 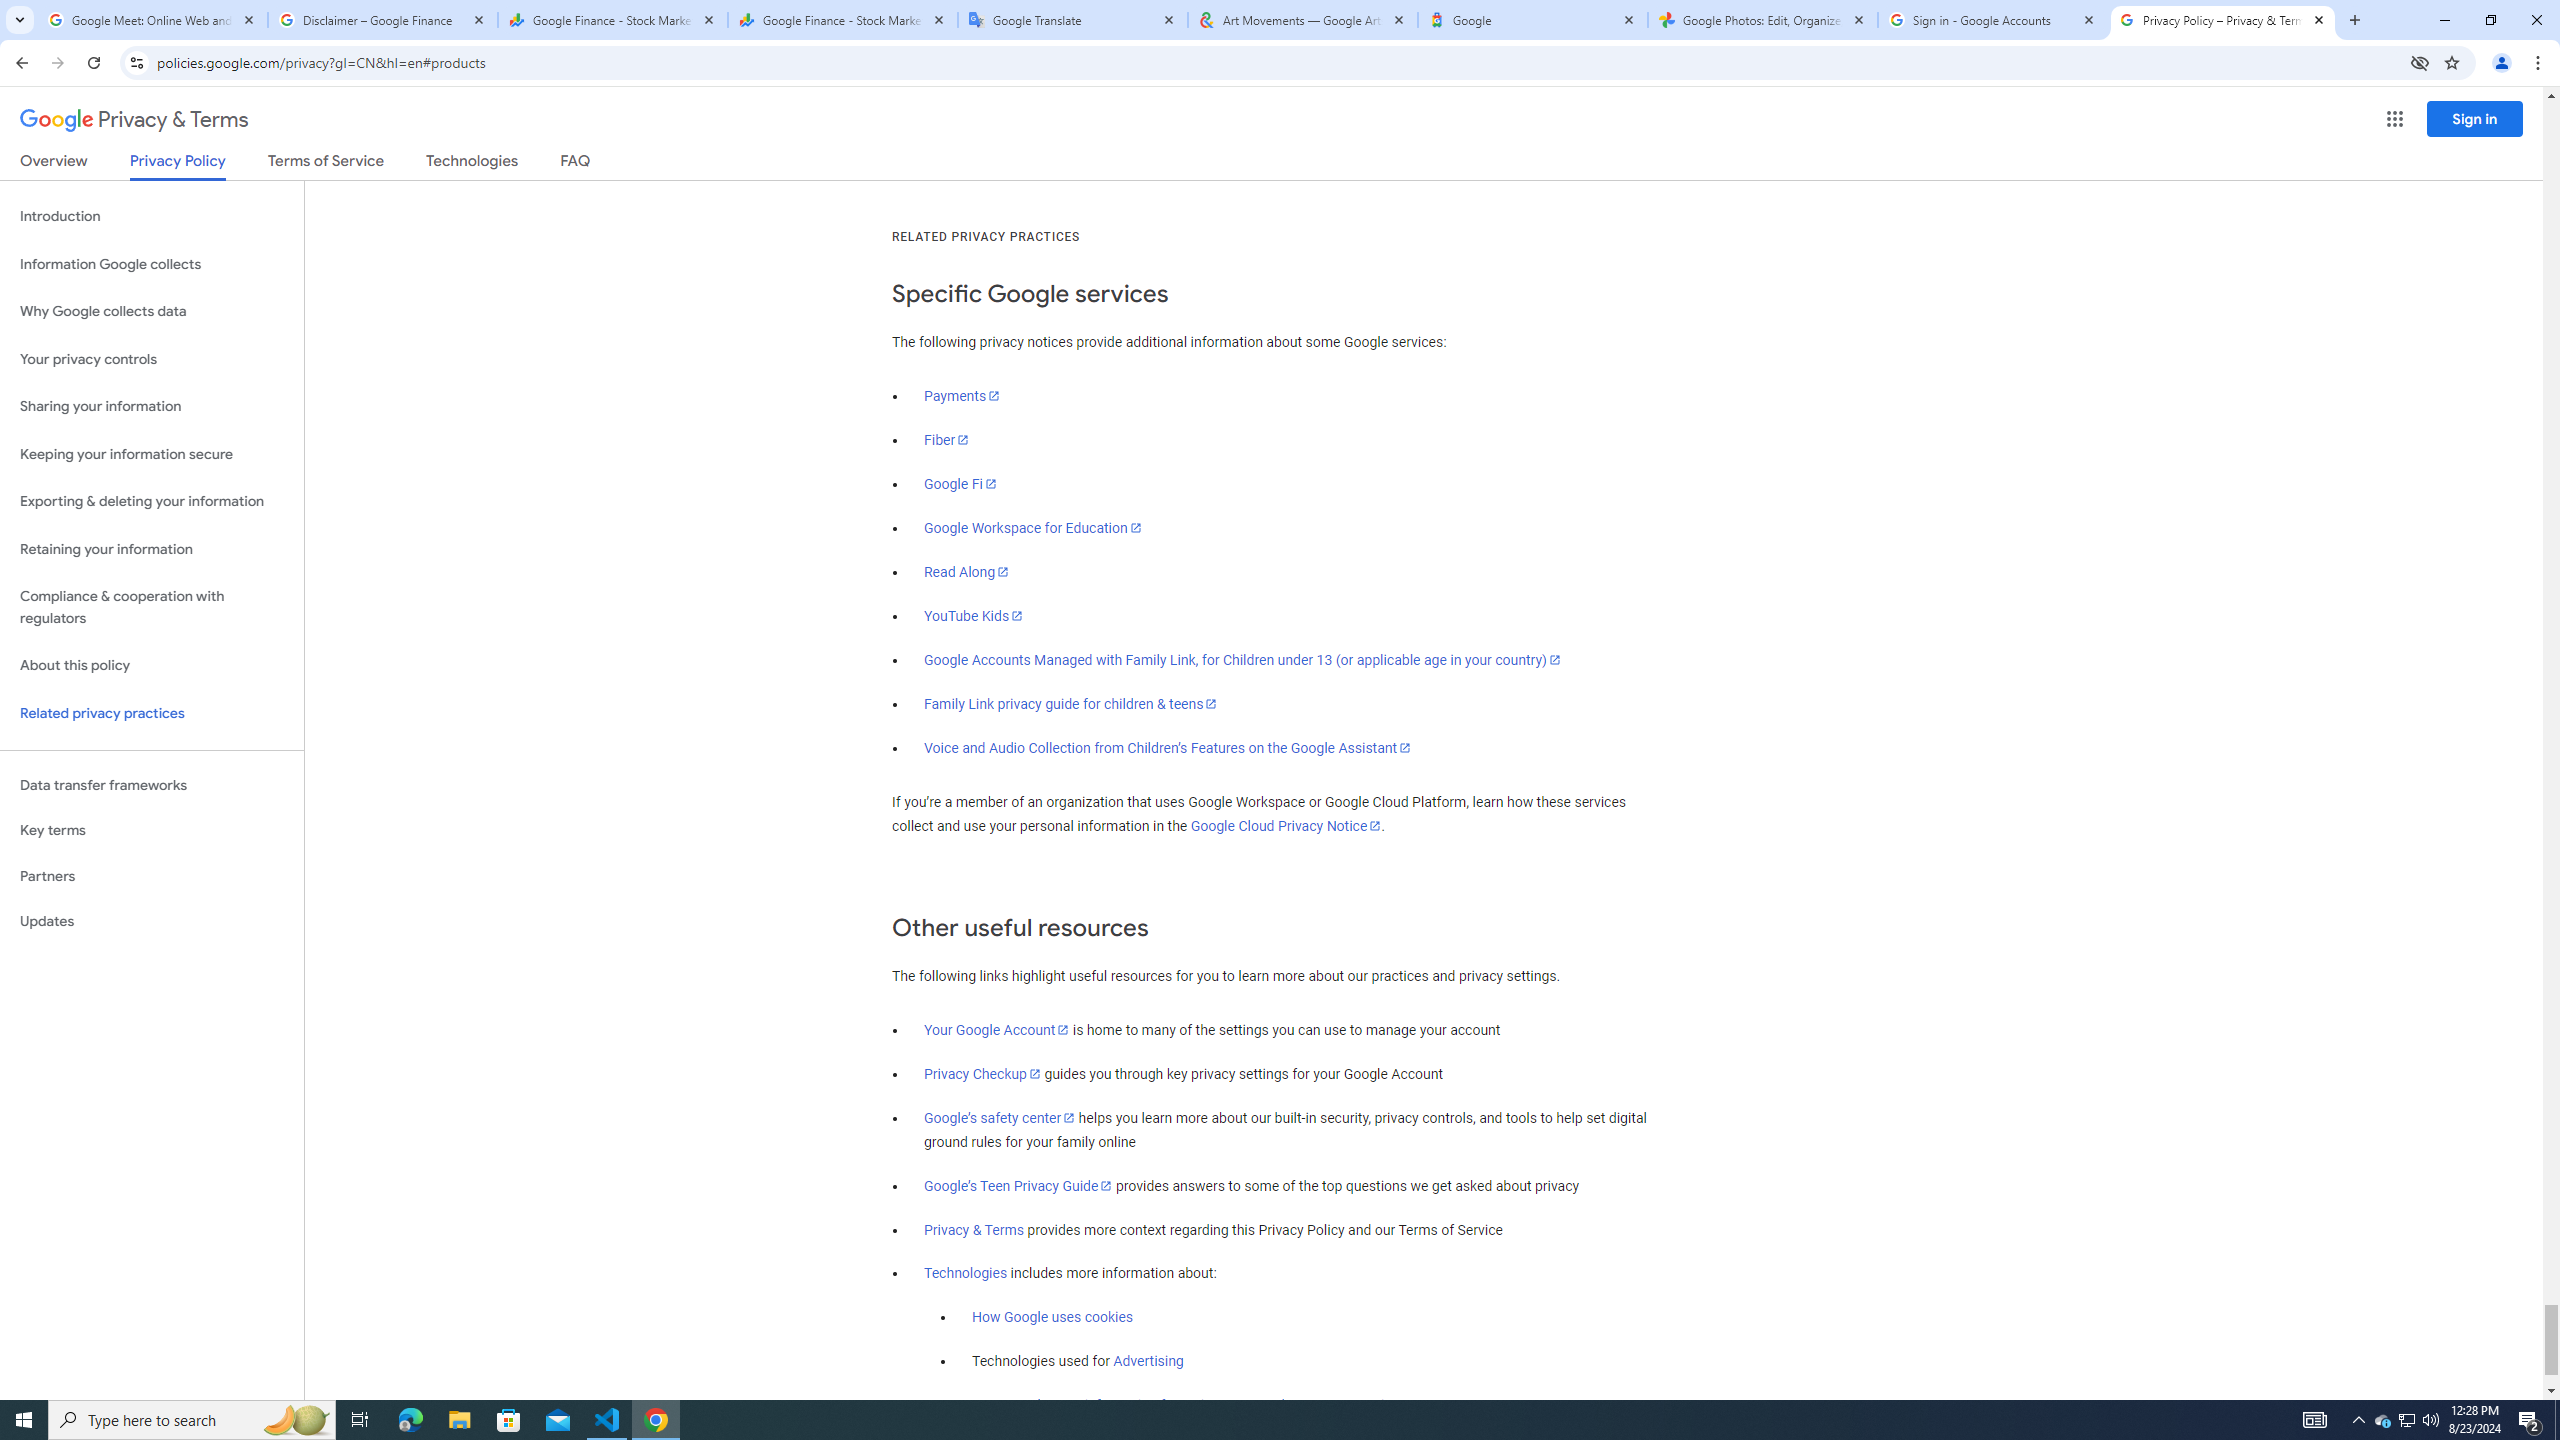 What do you see at coordinates (151, 405) in the screenshot?
I see `'Sharing your information'` at bounding box center [151, 405].